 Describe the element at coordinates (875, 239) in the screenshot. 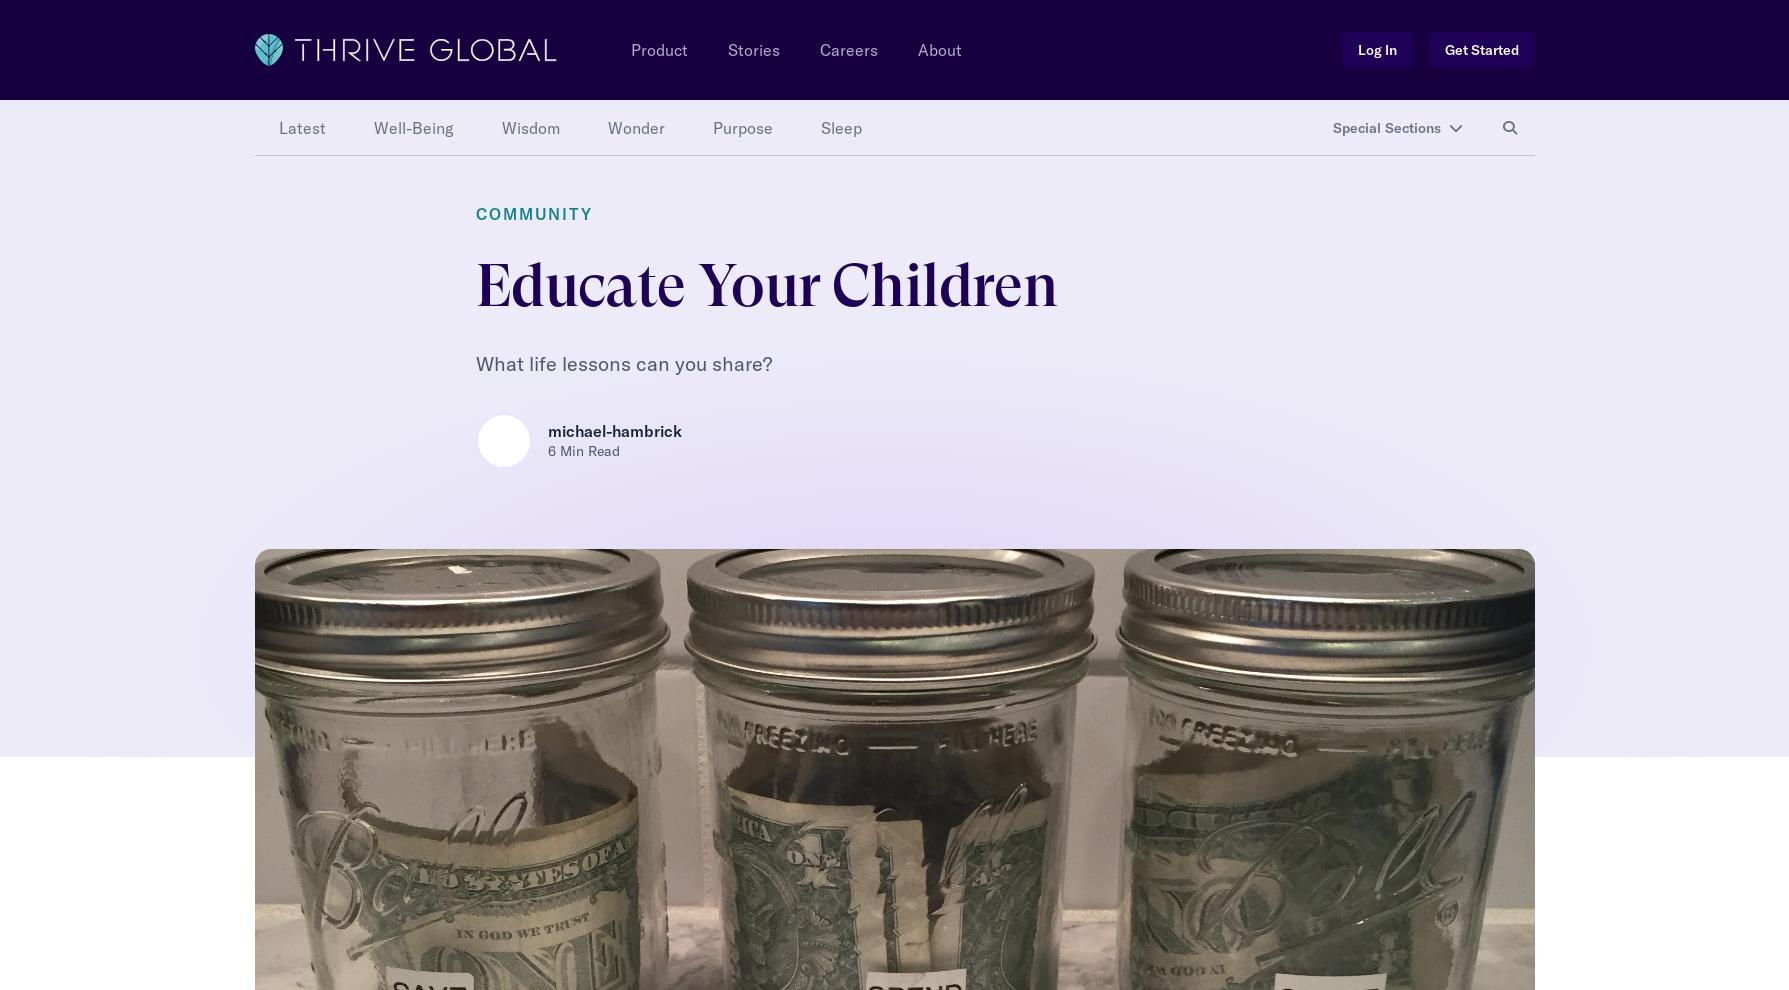

I see `'Aside from some extreme cases, he’s allowed to use his “spend” money on whatever he wants. We’d rather he learn valuable lessons about spending on small things now, versus down the road when the stakes are higher.'` at that location.